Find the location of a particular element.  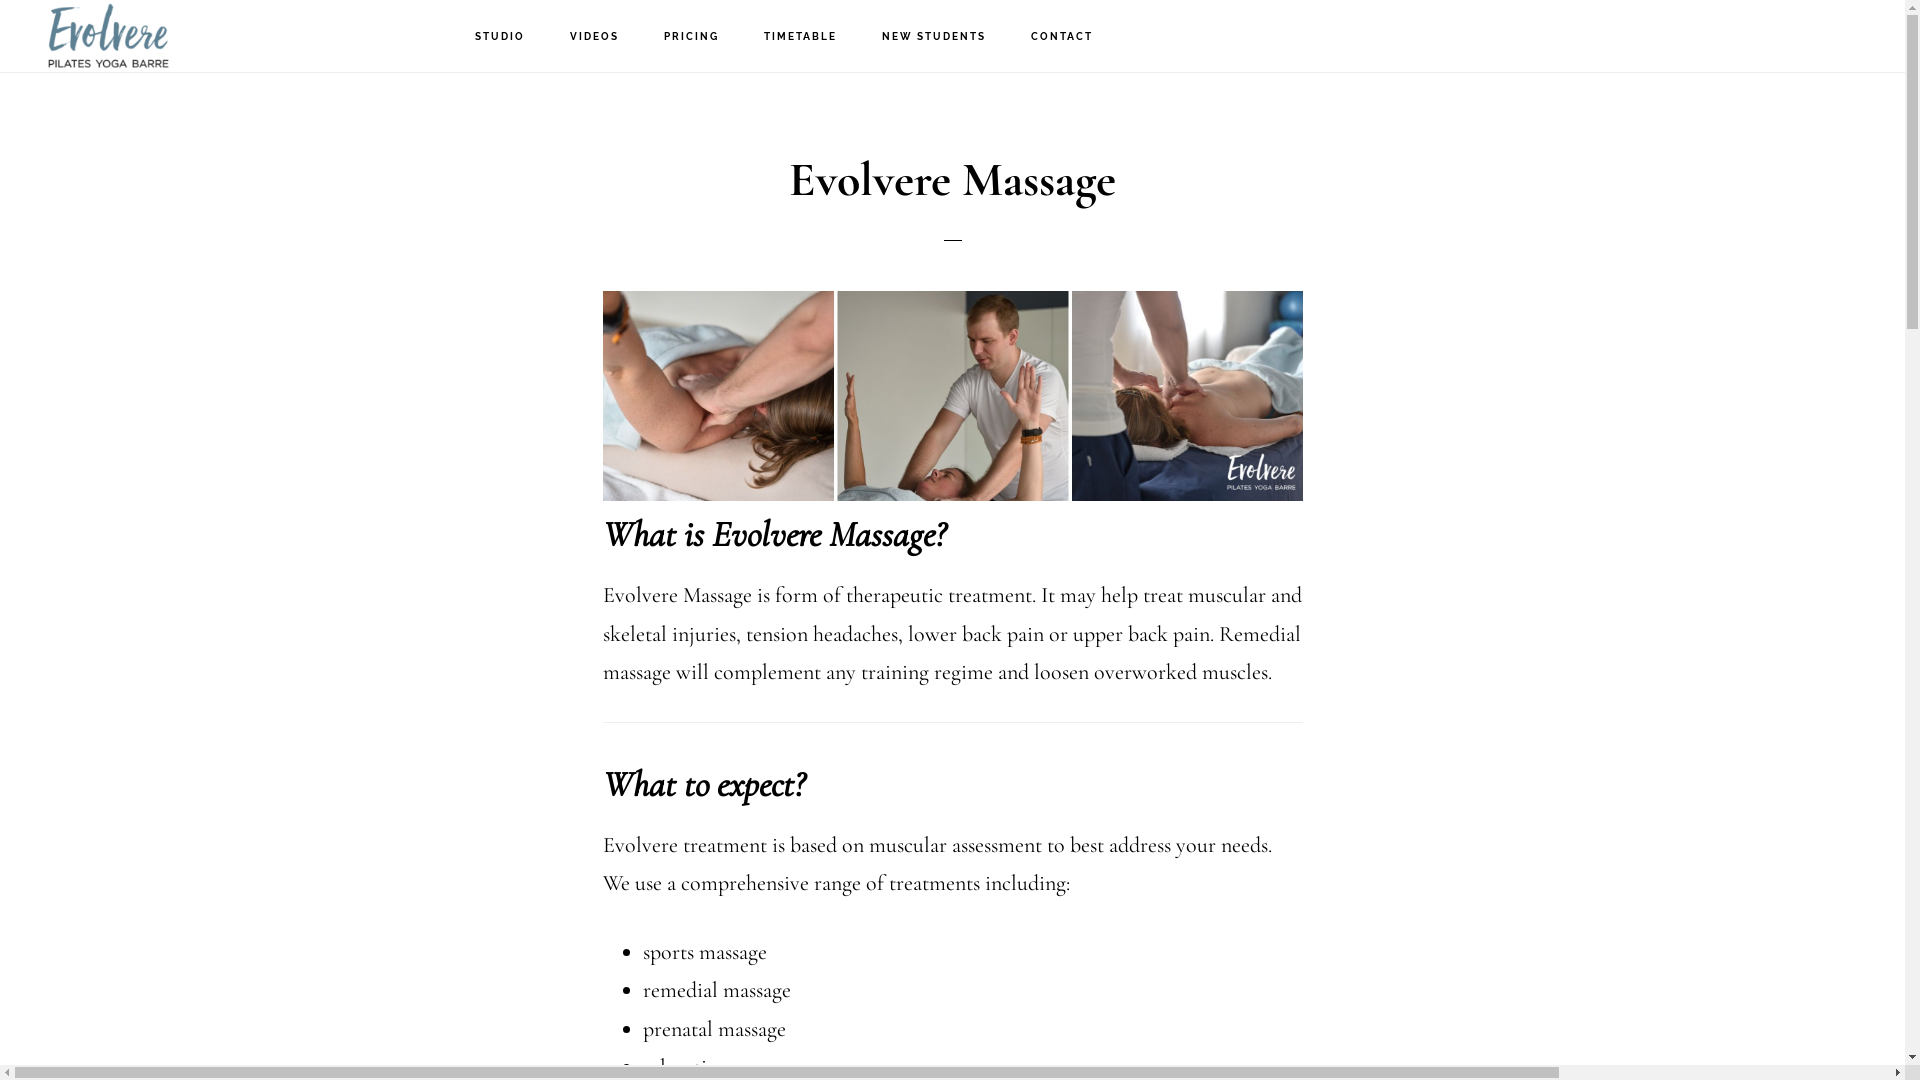

'STUDIO' is located at coordinates (499, 37).